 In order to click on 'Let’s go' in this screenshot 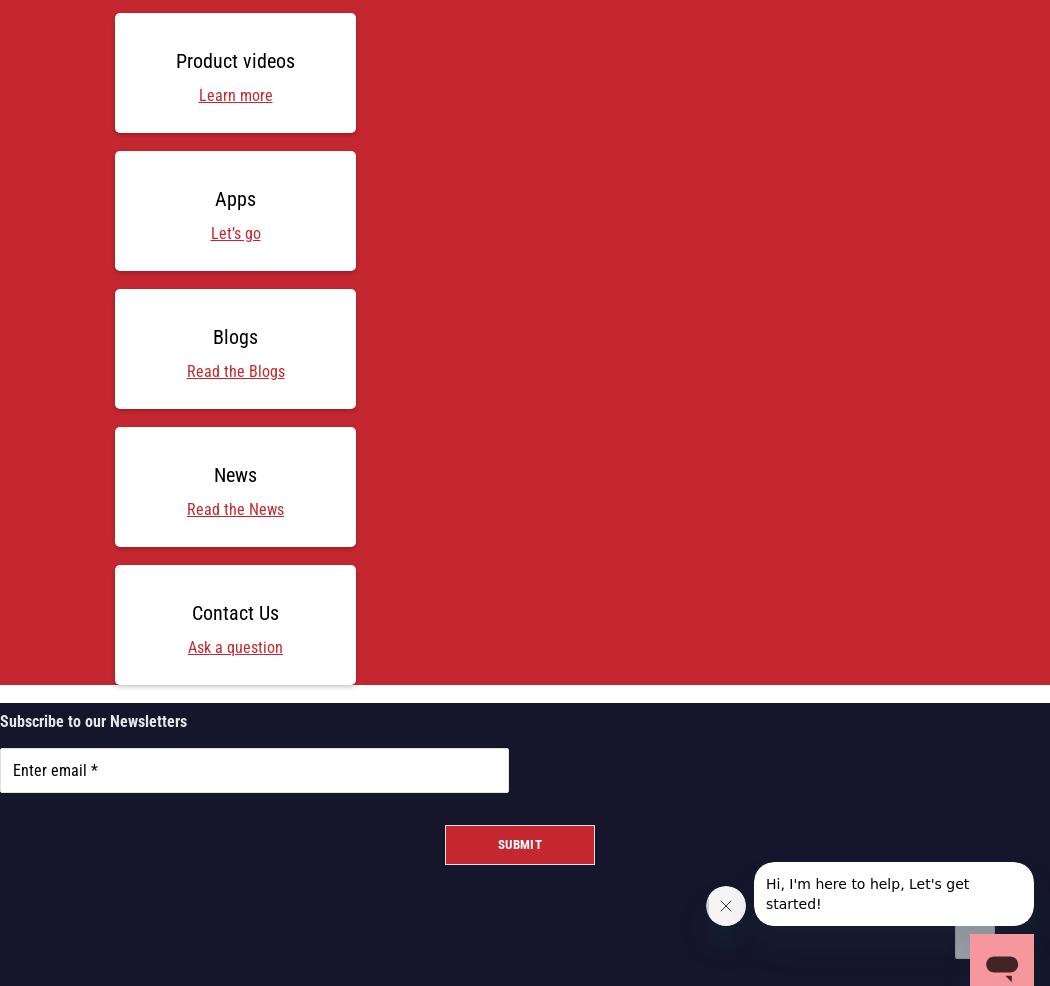, I will do `click(234, 231)`.